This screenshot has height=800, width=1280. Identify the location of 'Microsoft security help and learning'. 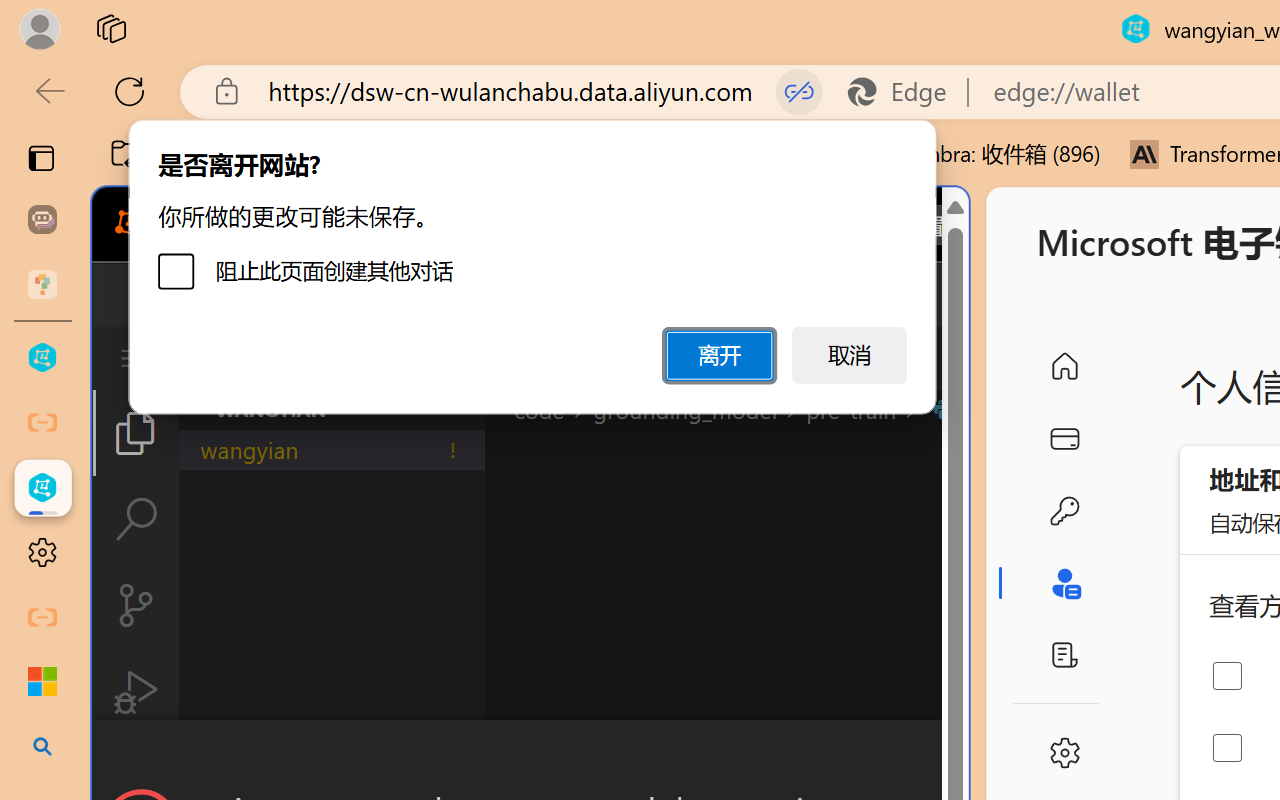
(42, 682).